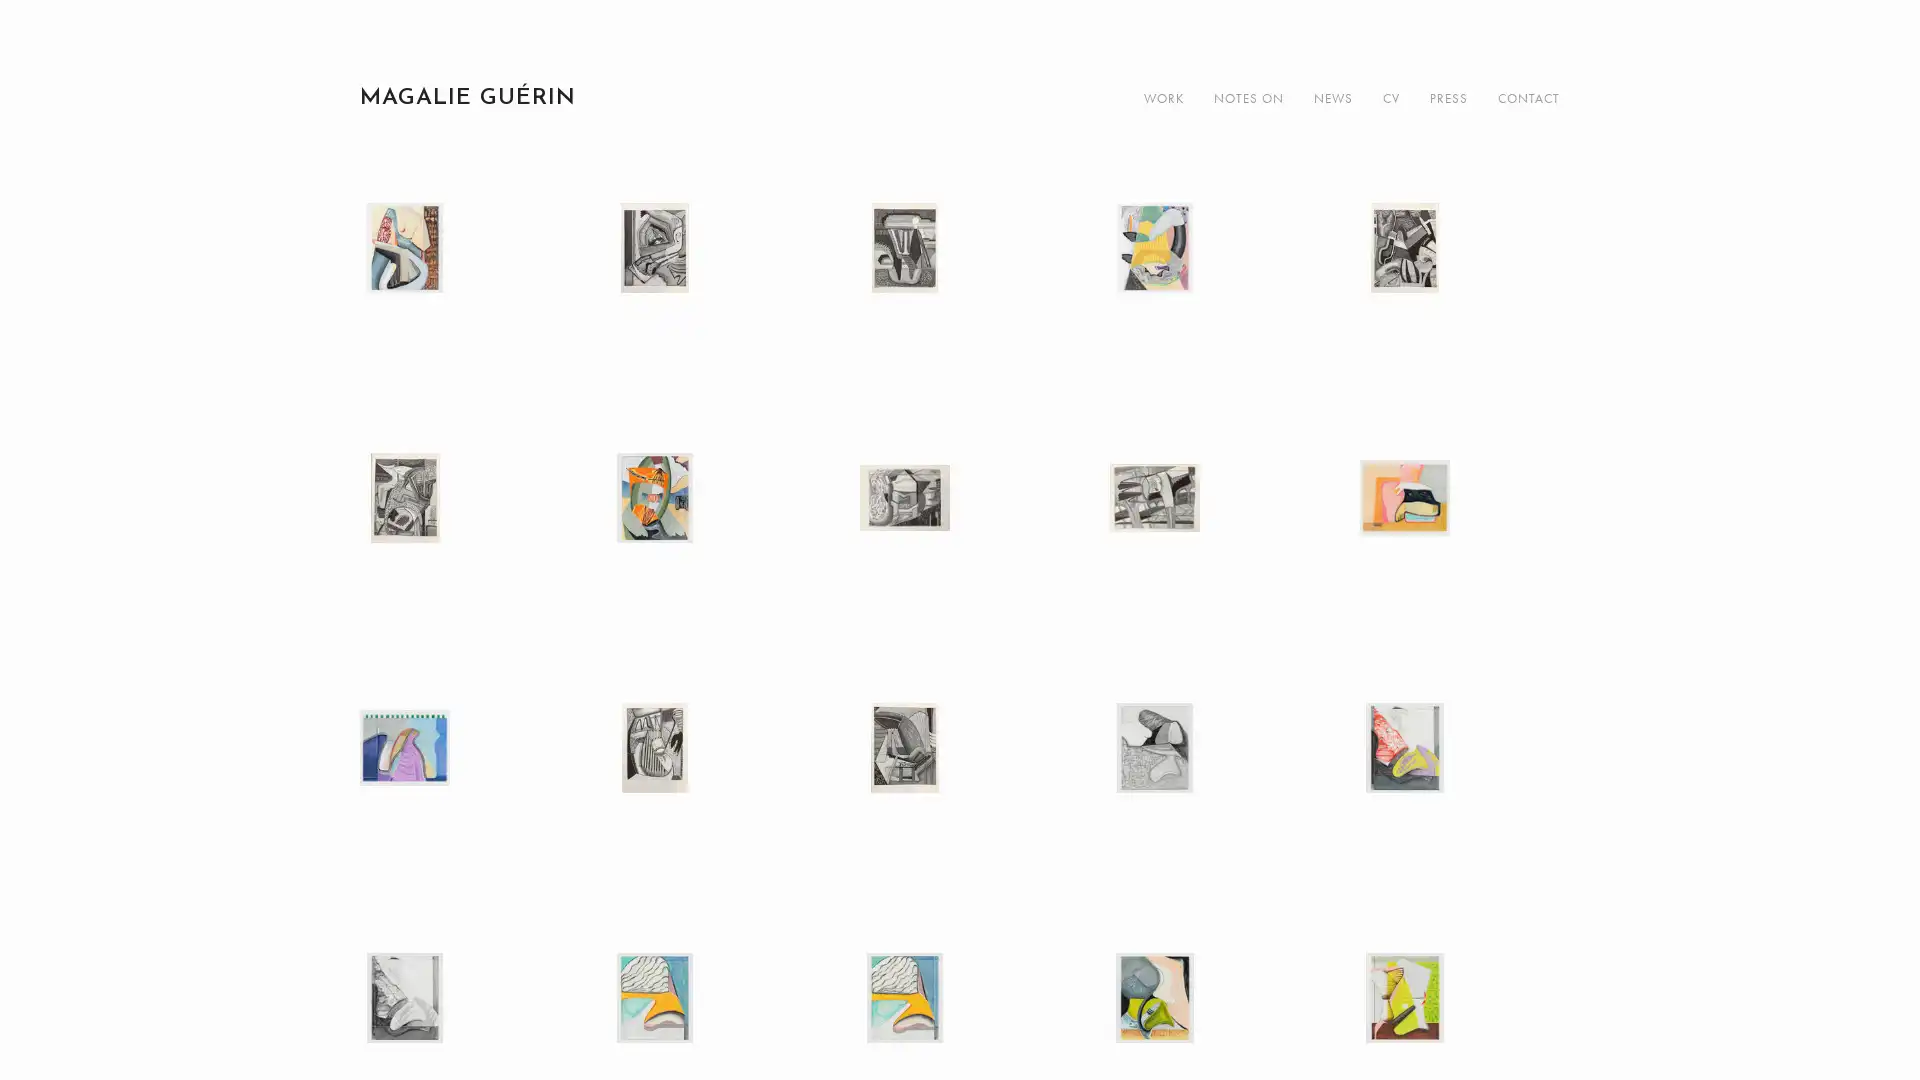 This screenshot has height=1080, width=1920. Describe the element at coordinates (1208, 552) in the screenshot. I see `View fullsize Small Copy Drawing 107, 2019` at that location.